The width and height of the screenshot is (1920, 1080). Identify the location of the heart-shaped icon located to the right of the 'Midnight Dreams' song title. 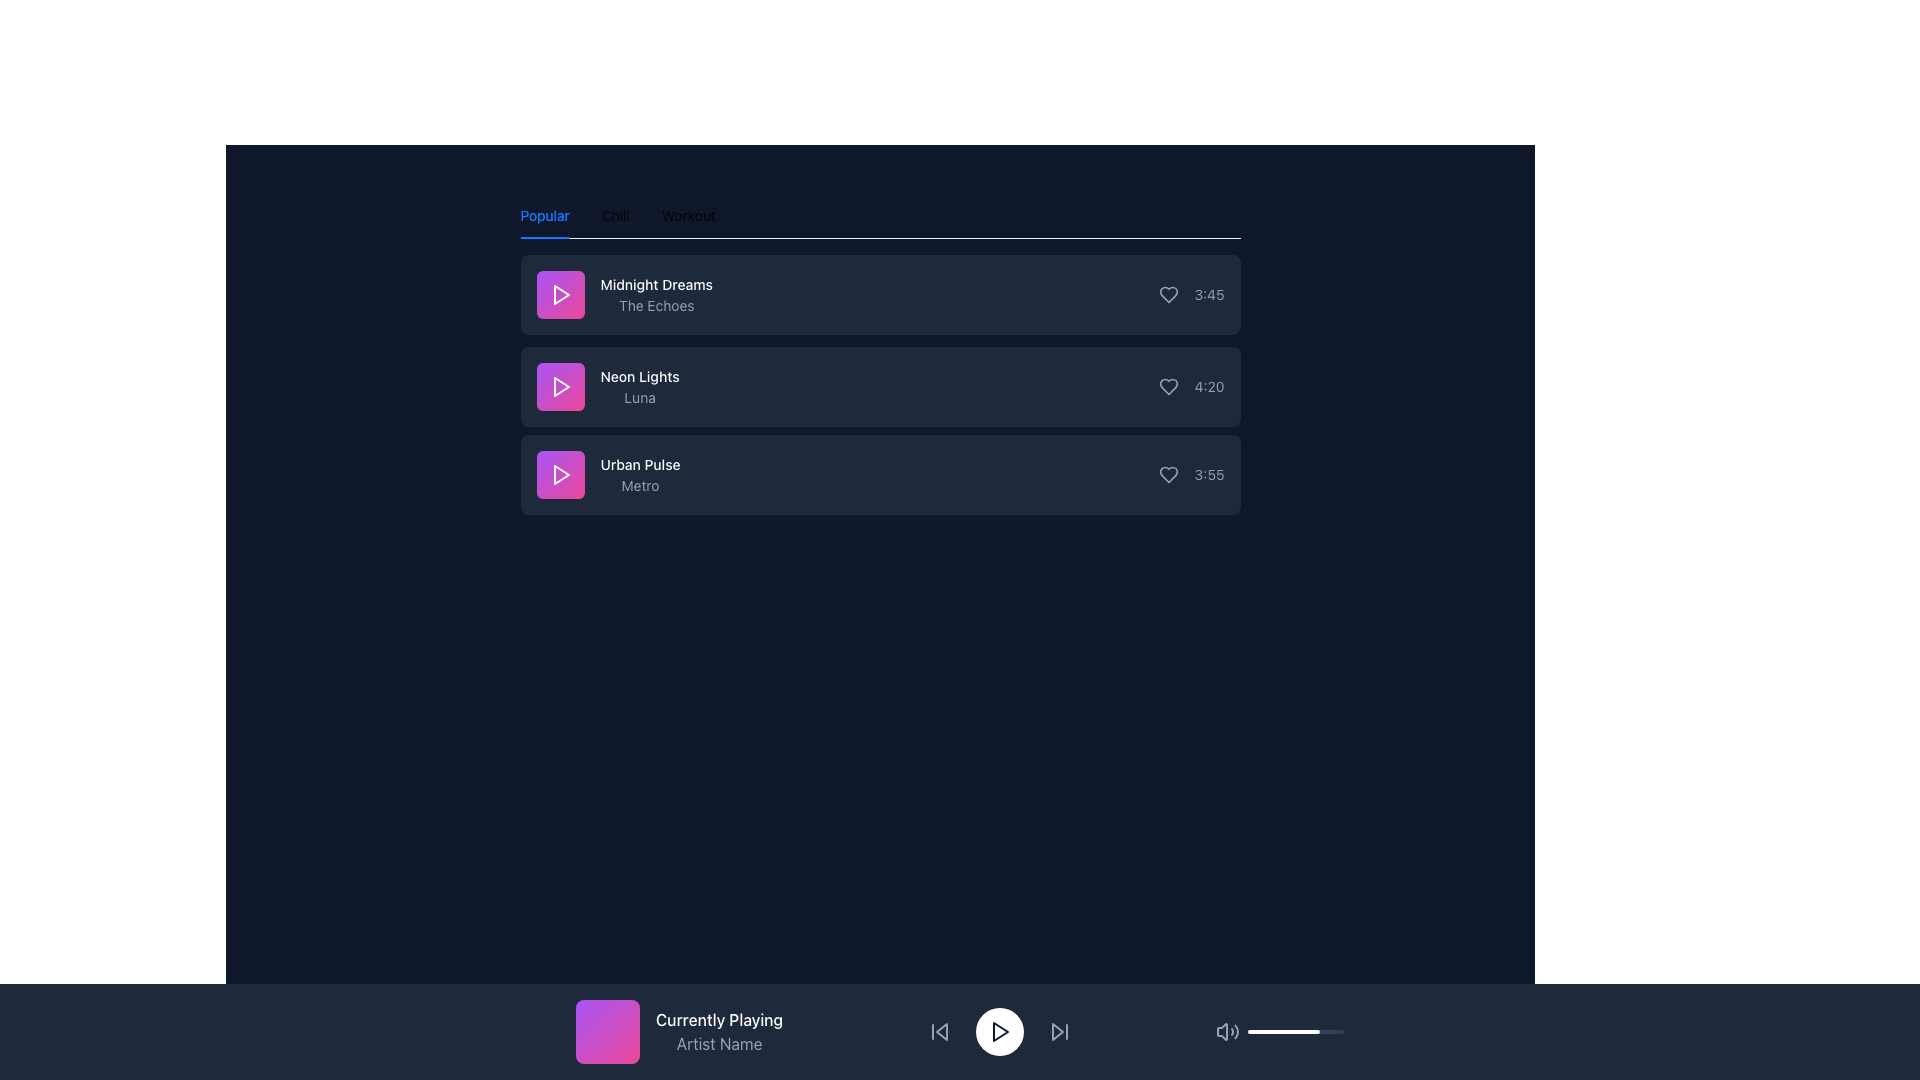
(1168, 294).